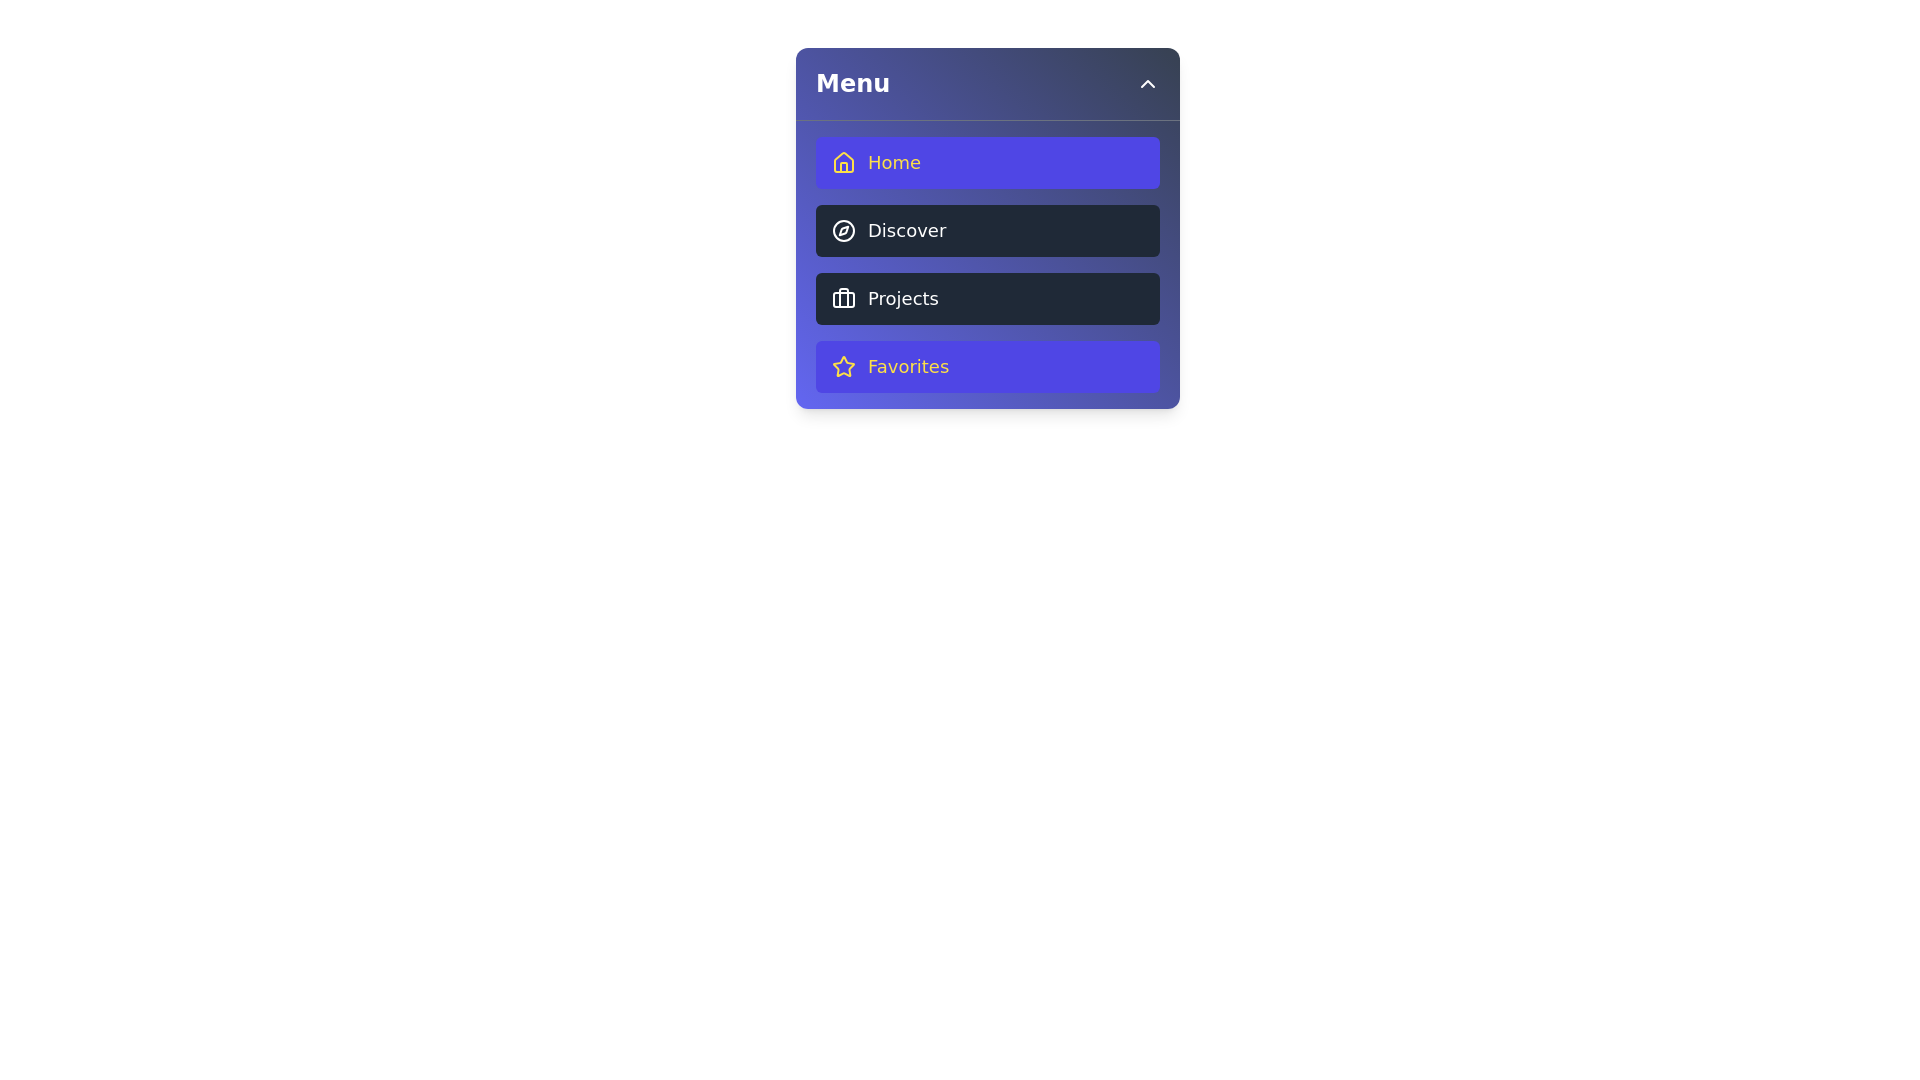 This screenshot has height=1080, width=1920. What do you see at coordinates (988, 366) in the screenshot?
I see `the menu item Favorites to observe its hover effect` at bounding box center [988, 366].